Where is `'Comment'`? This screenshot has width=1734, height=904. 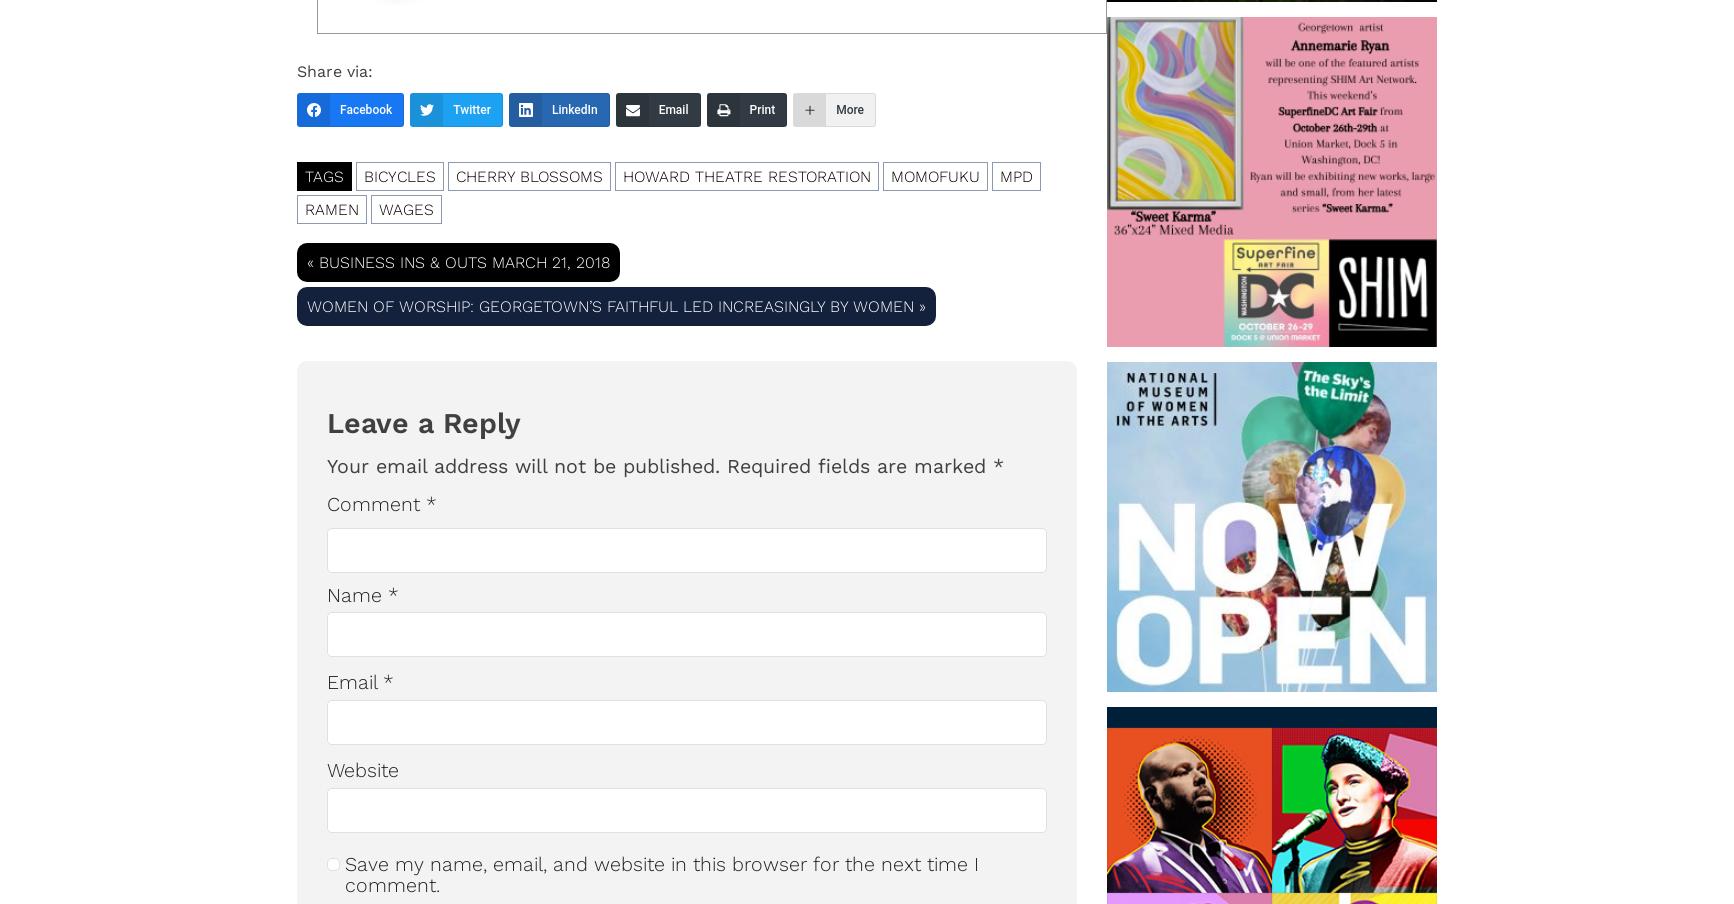
'Comment' is located at coordinates (327, 503).